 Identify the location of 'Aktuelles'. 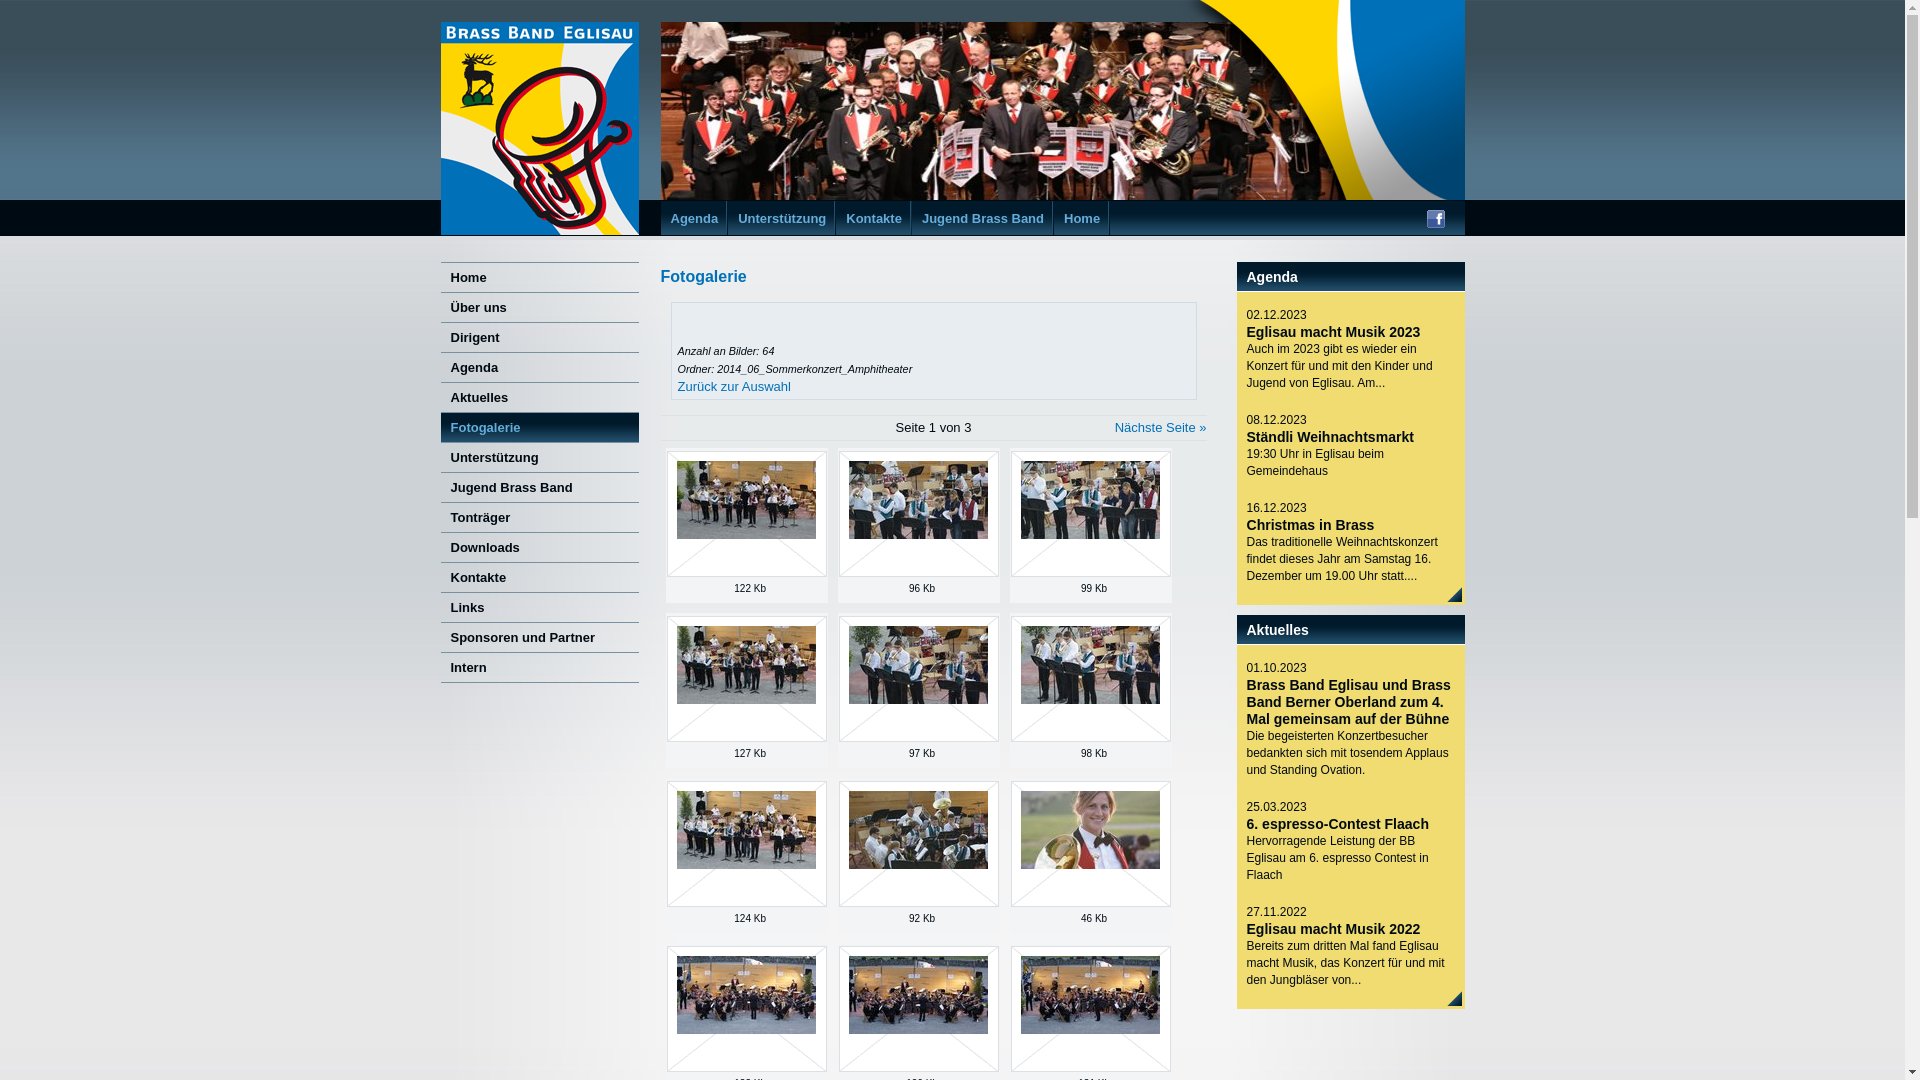
(538, 397).